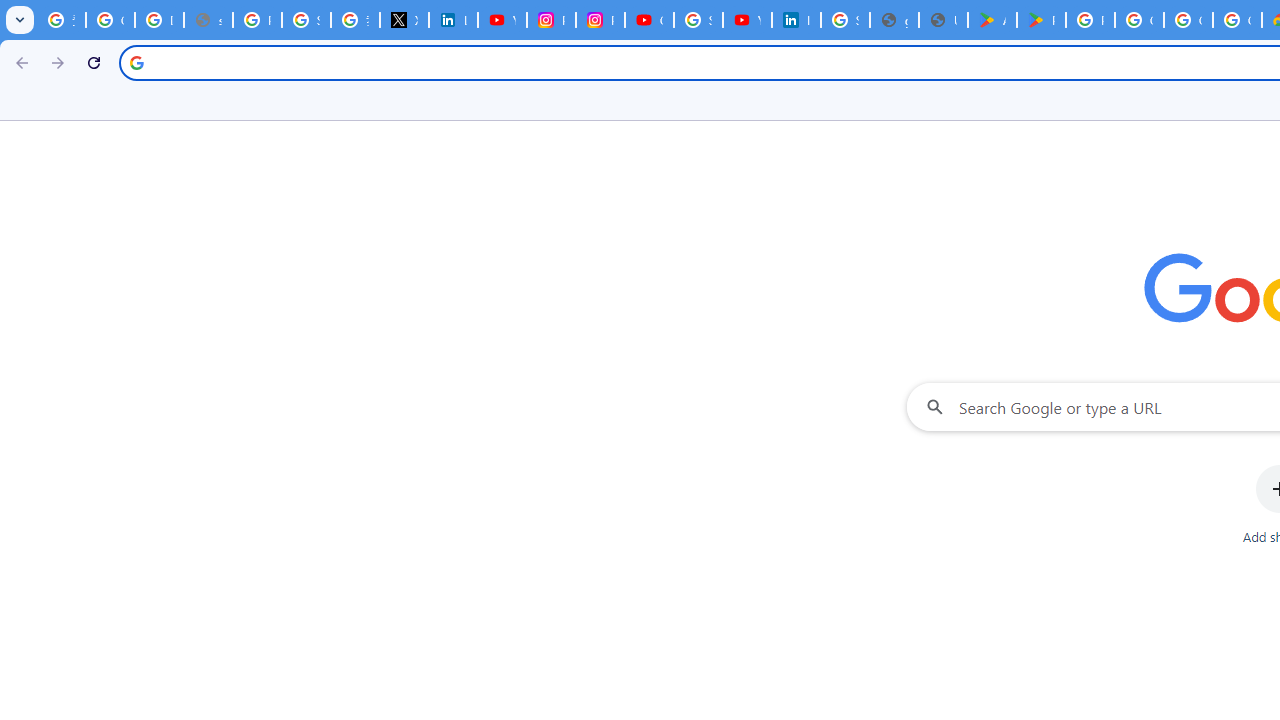 Image resolution: width=1280 pixels, height=720 pixels. What do you see at coordinates (403, 20) in the screenshot?
I see `'X'` at bounding box center [403, 20].